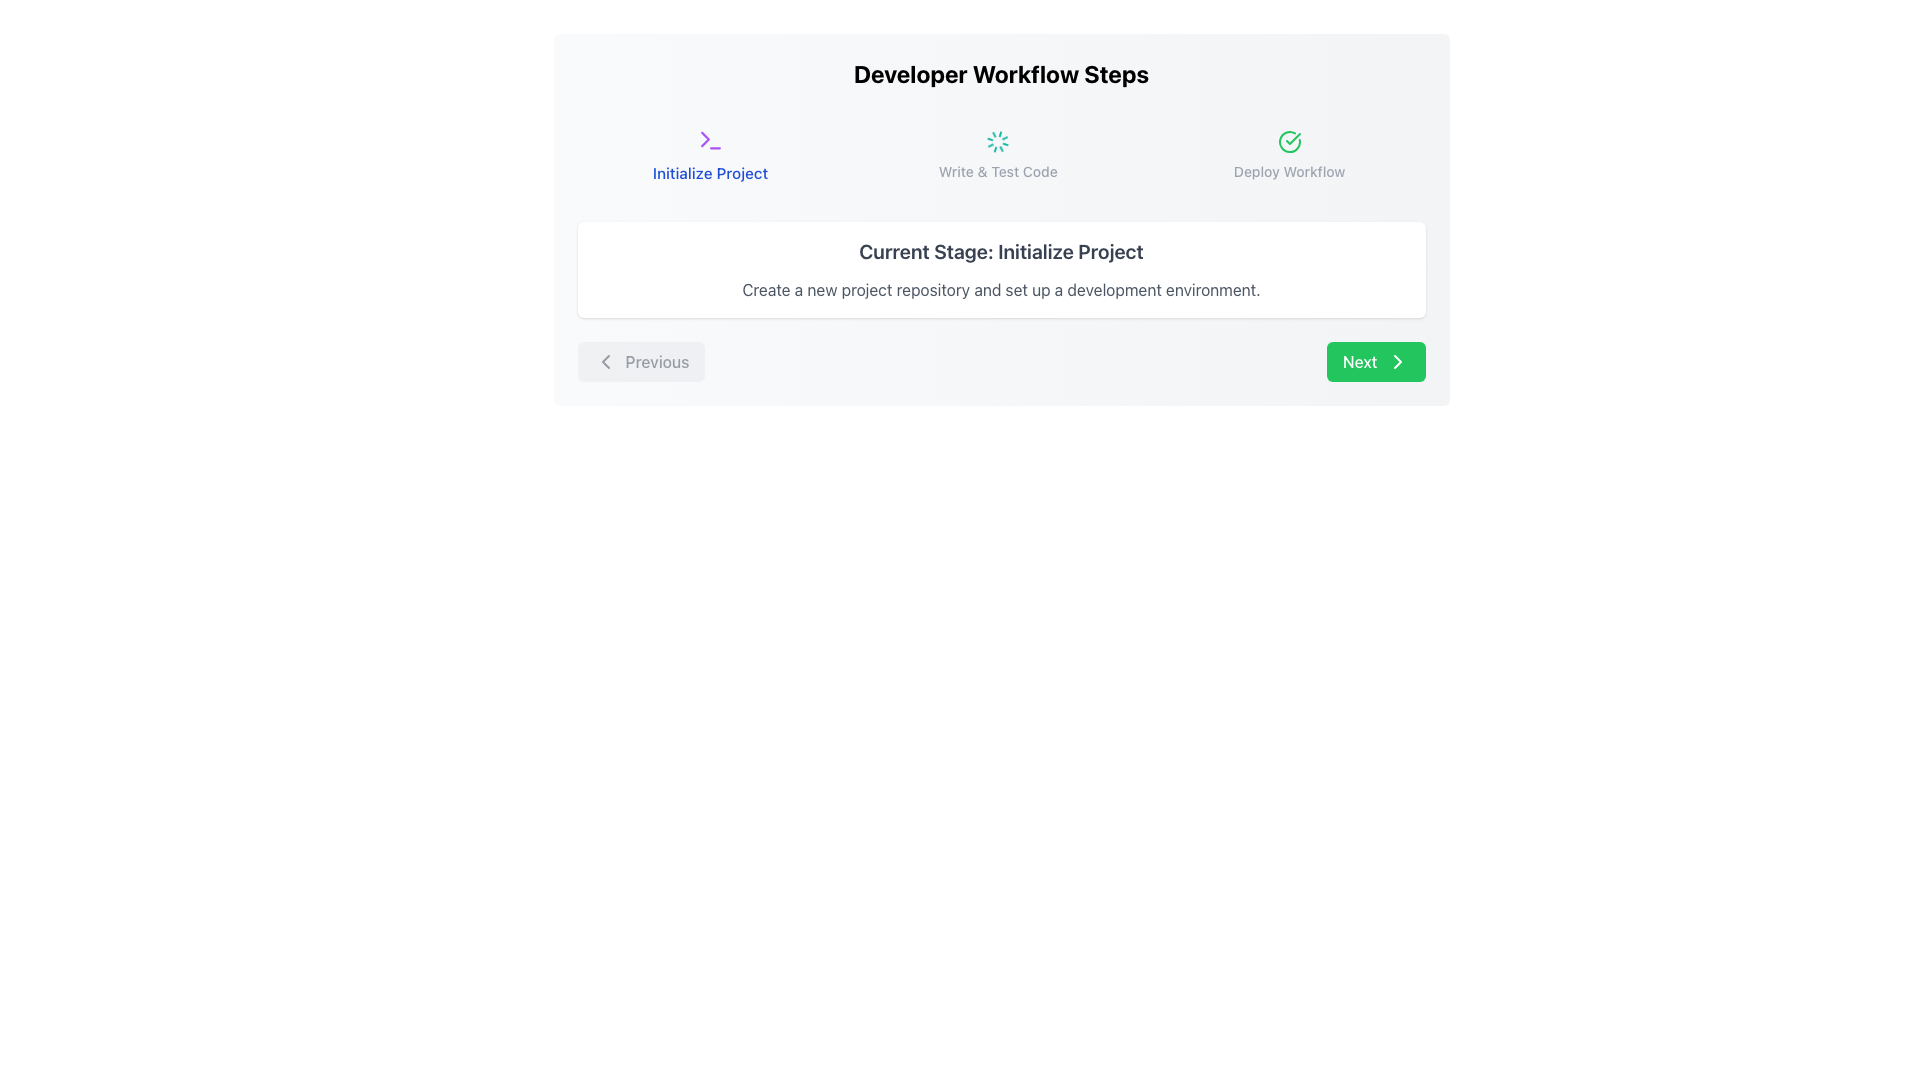 Image resolution: width=1920 pixels, height=1080 pixels. I want to click on the circular spinner icon with teal-colored radial lines, located under the 'Write & Test Code' label, which signifies an animated loading indicator, so click(998, 141).